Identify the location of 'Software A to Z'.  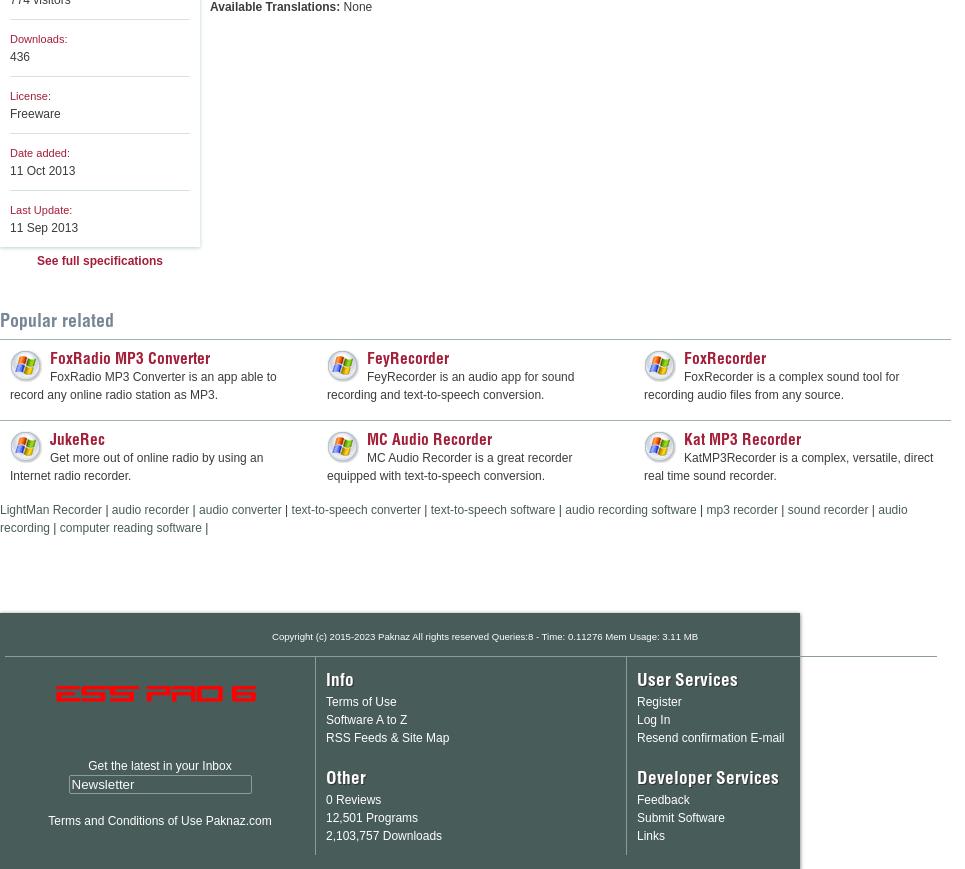
(366, 719).